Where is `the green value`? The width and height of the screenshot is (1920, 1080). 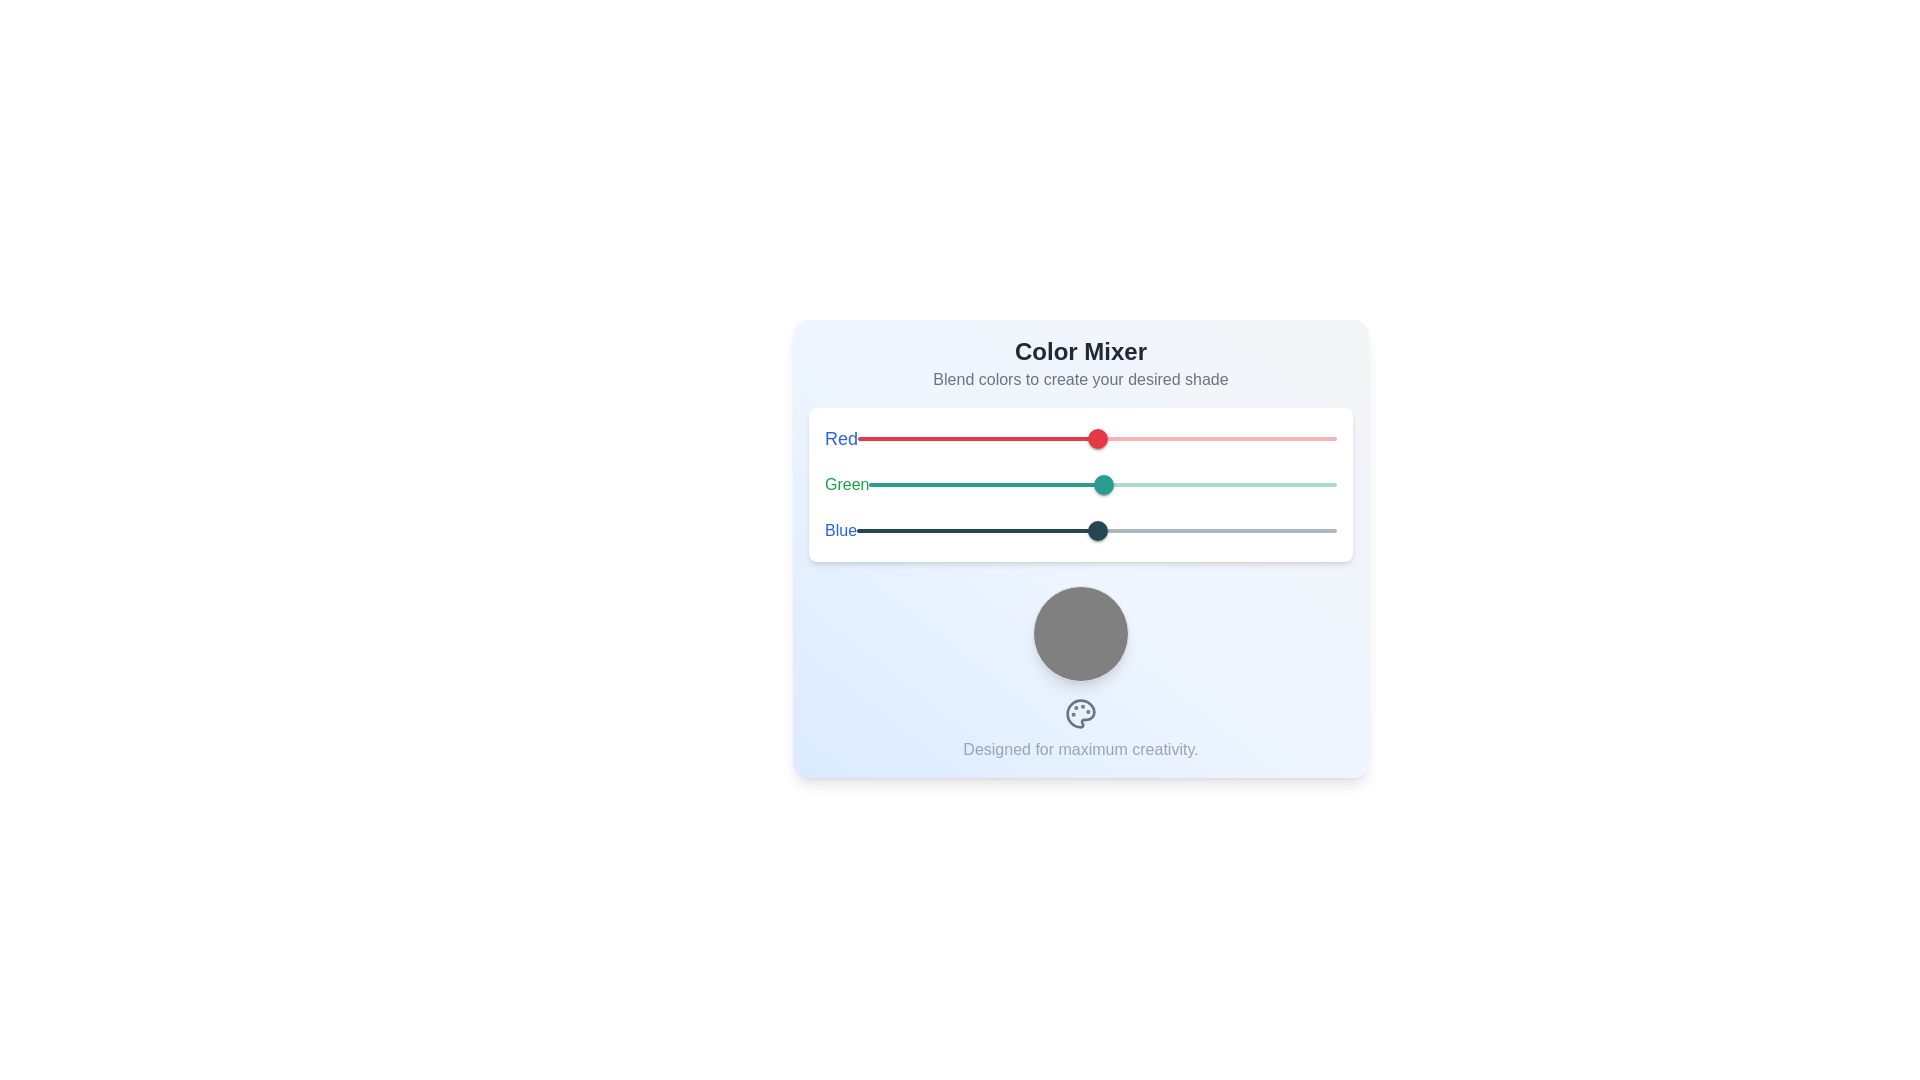
the green value is located at coordinates (984, 485).